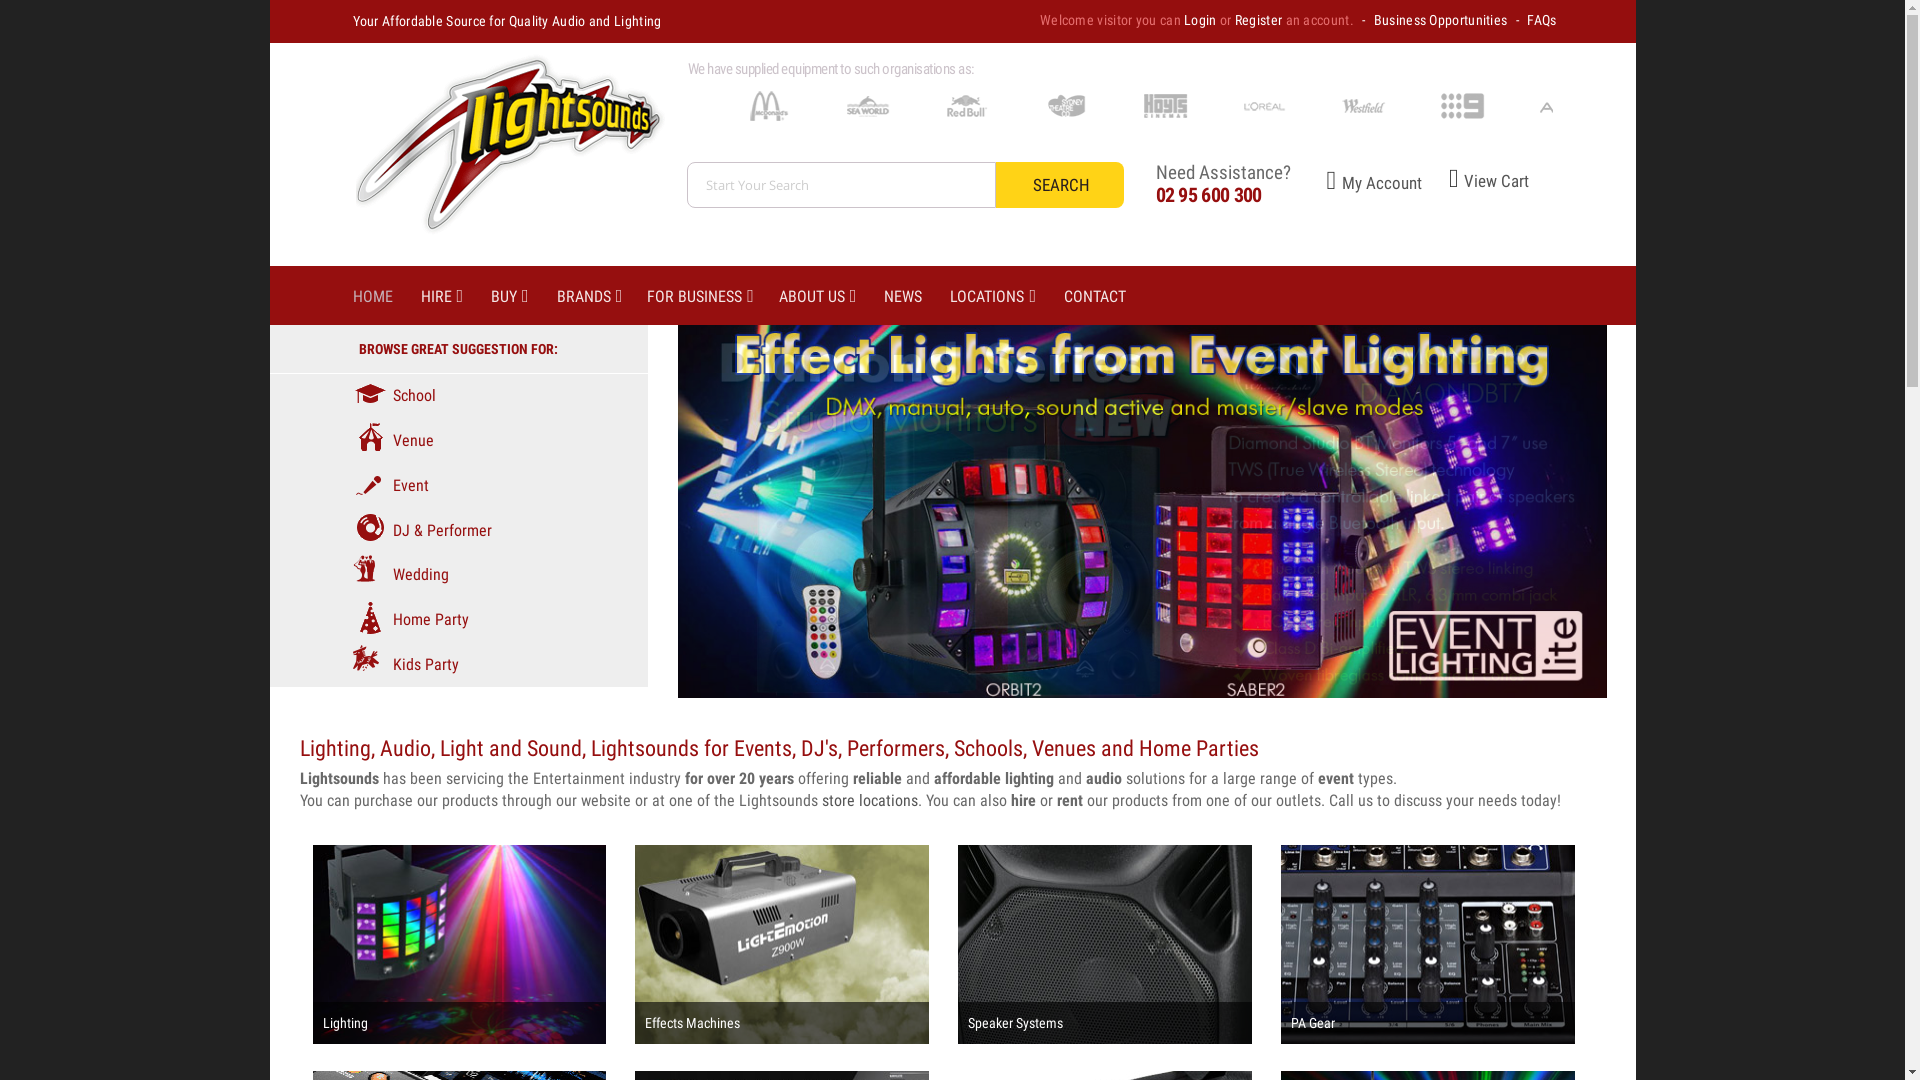  Describe the element at coordinates (556, 297) in the screenshot. I see `'BRANDS'` at that location.